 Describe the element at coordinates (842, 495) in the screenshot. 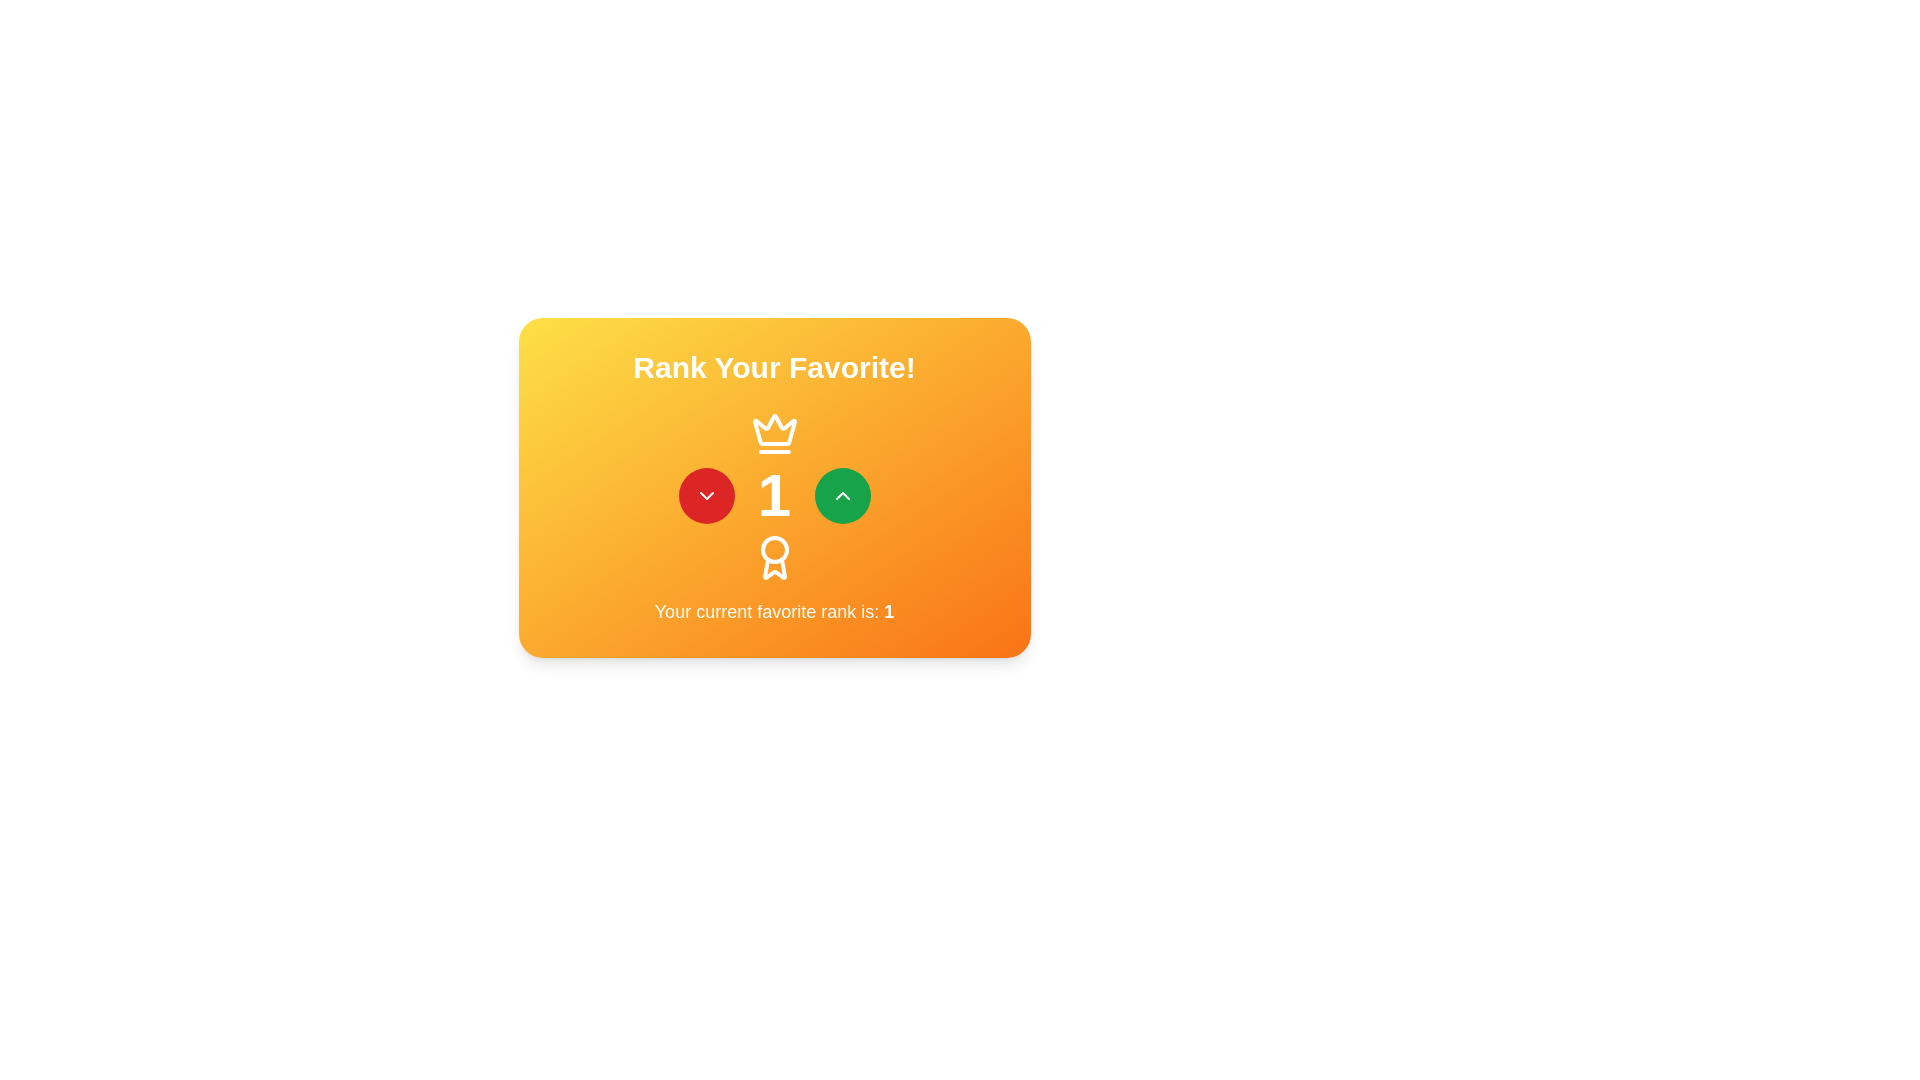

I see `the small triangular 'chevron-up' icon displayed in white color, positioned inside a green circular background, located towards the bottom-right area of the main card` at that location.